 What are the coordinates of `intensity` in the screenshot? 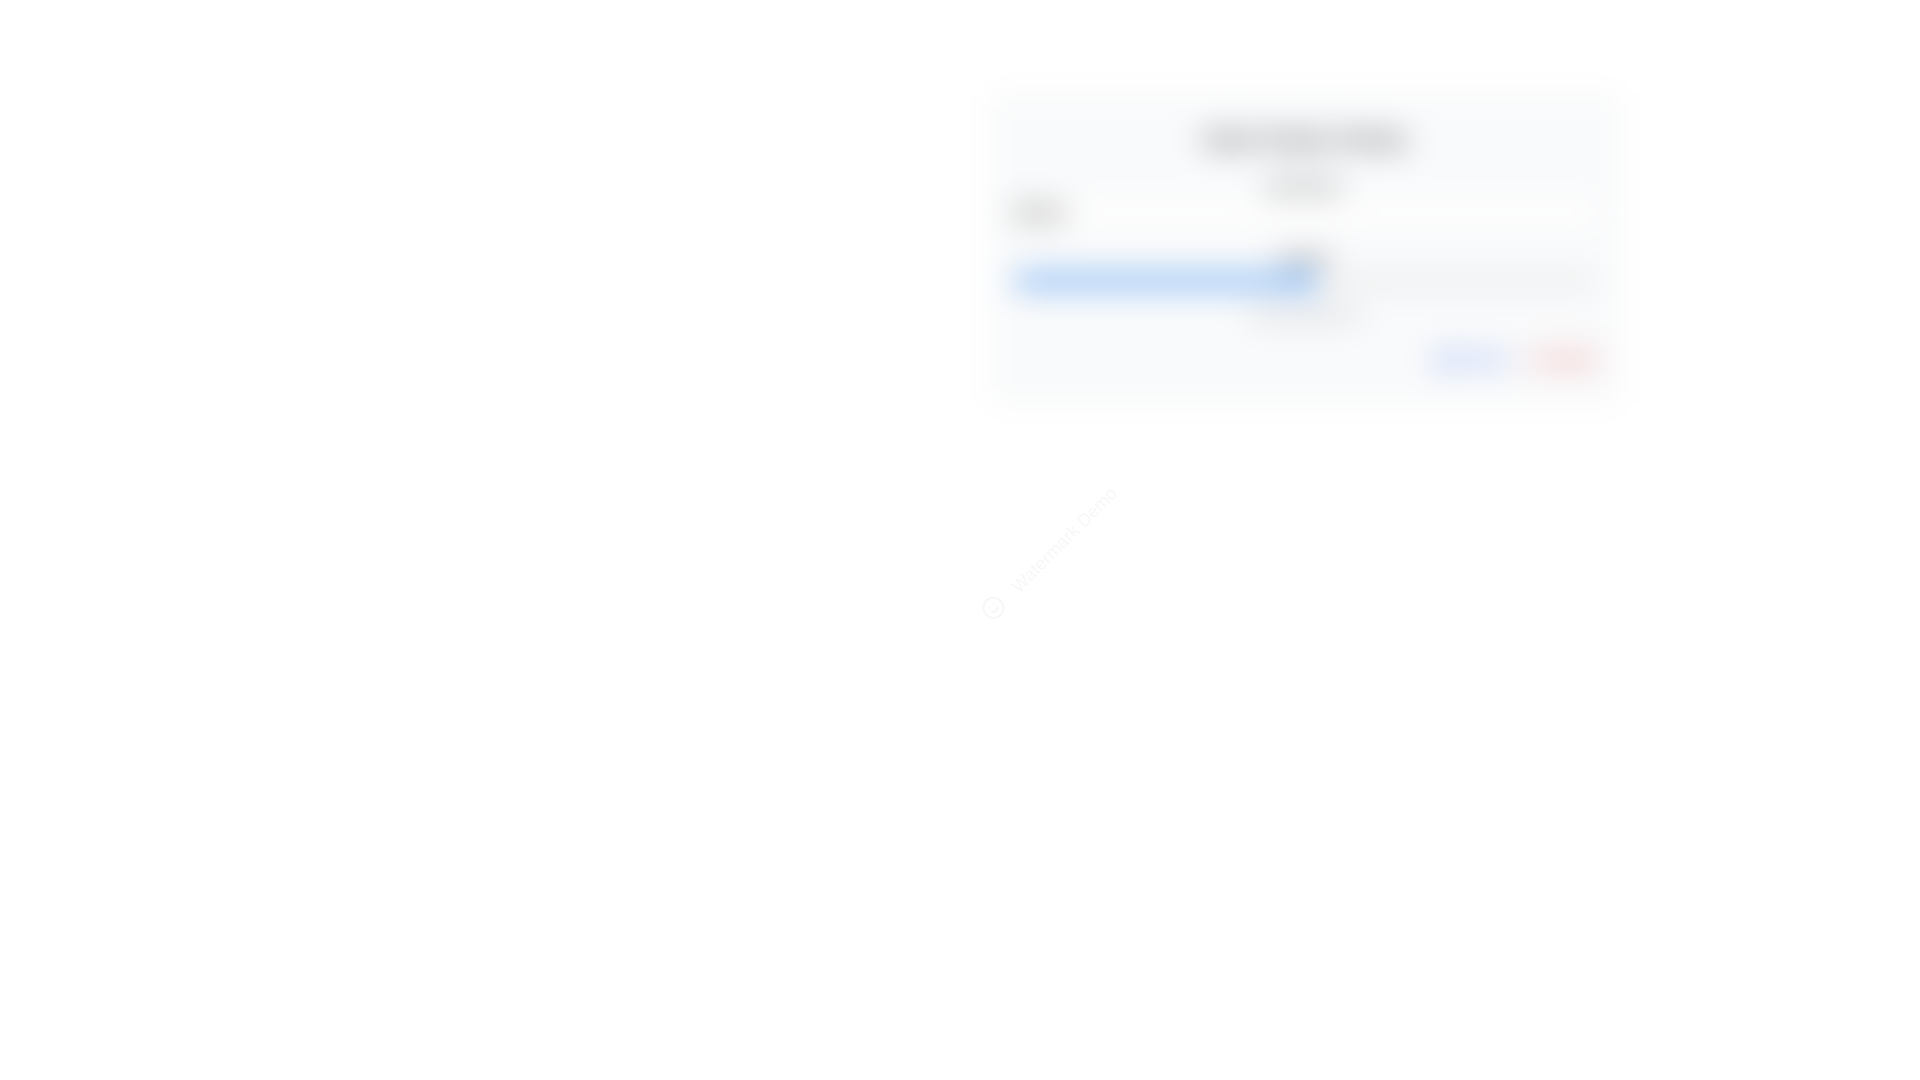 It's located at (1117, 281).